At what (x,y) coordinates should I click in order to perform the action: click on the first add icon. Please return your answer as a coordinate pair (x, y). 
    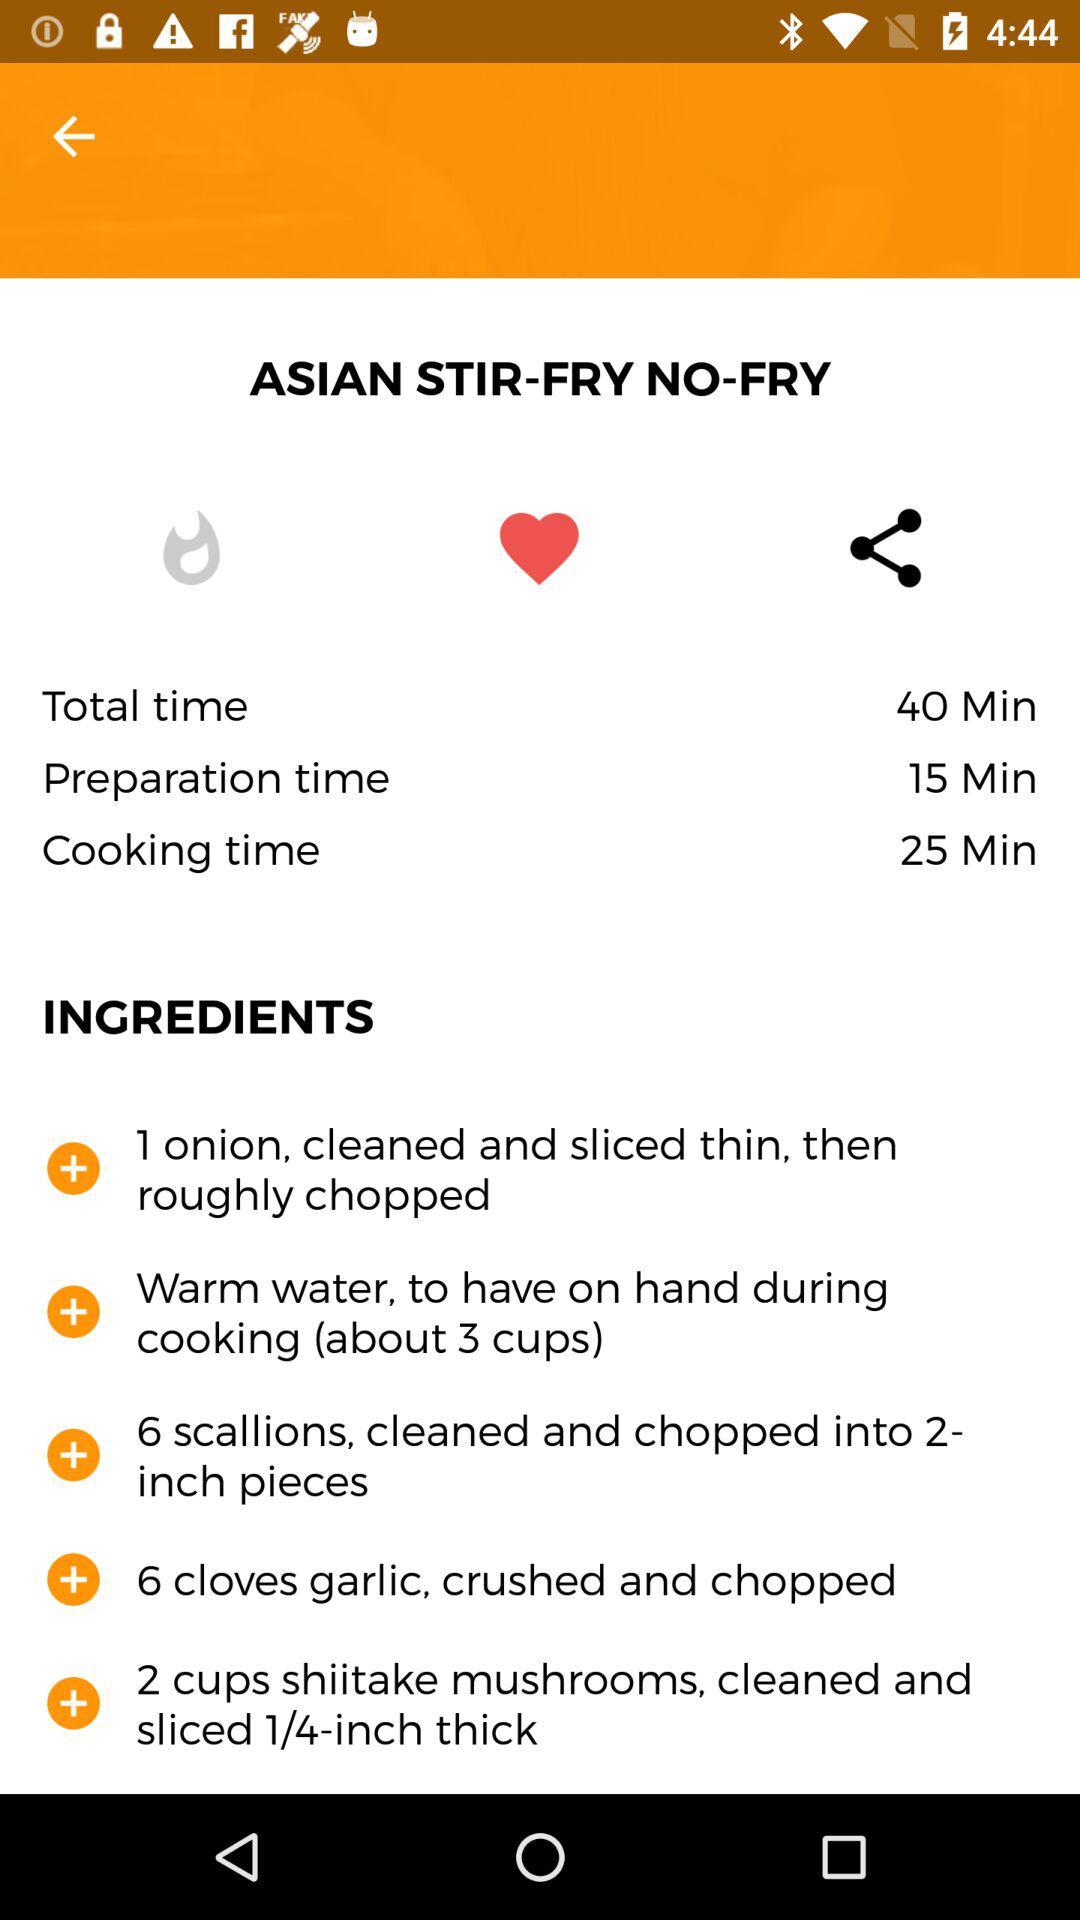
    Looking at the image, I should click on (72, 1169).